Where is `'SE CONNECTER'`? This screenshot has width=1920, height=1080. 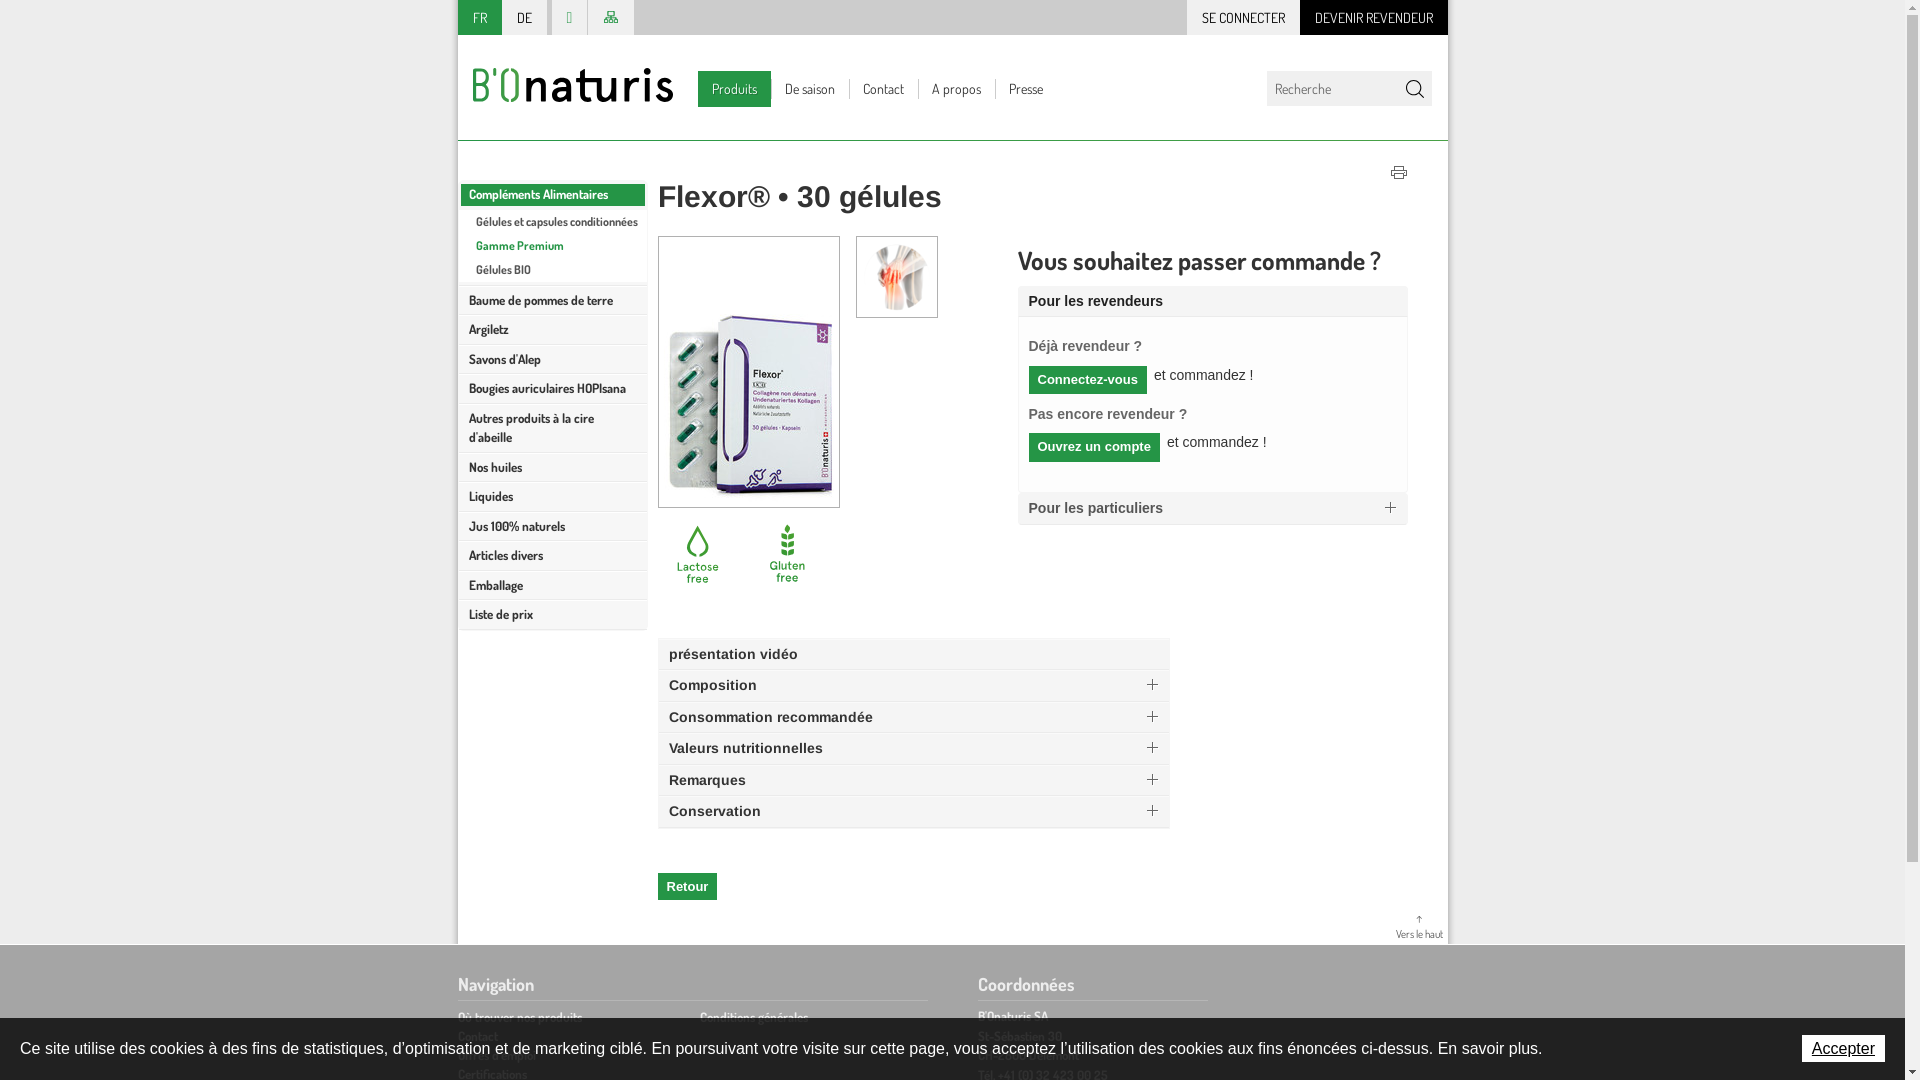
'SE CONNECTER' is located at coordinates (1241, 17).